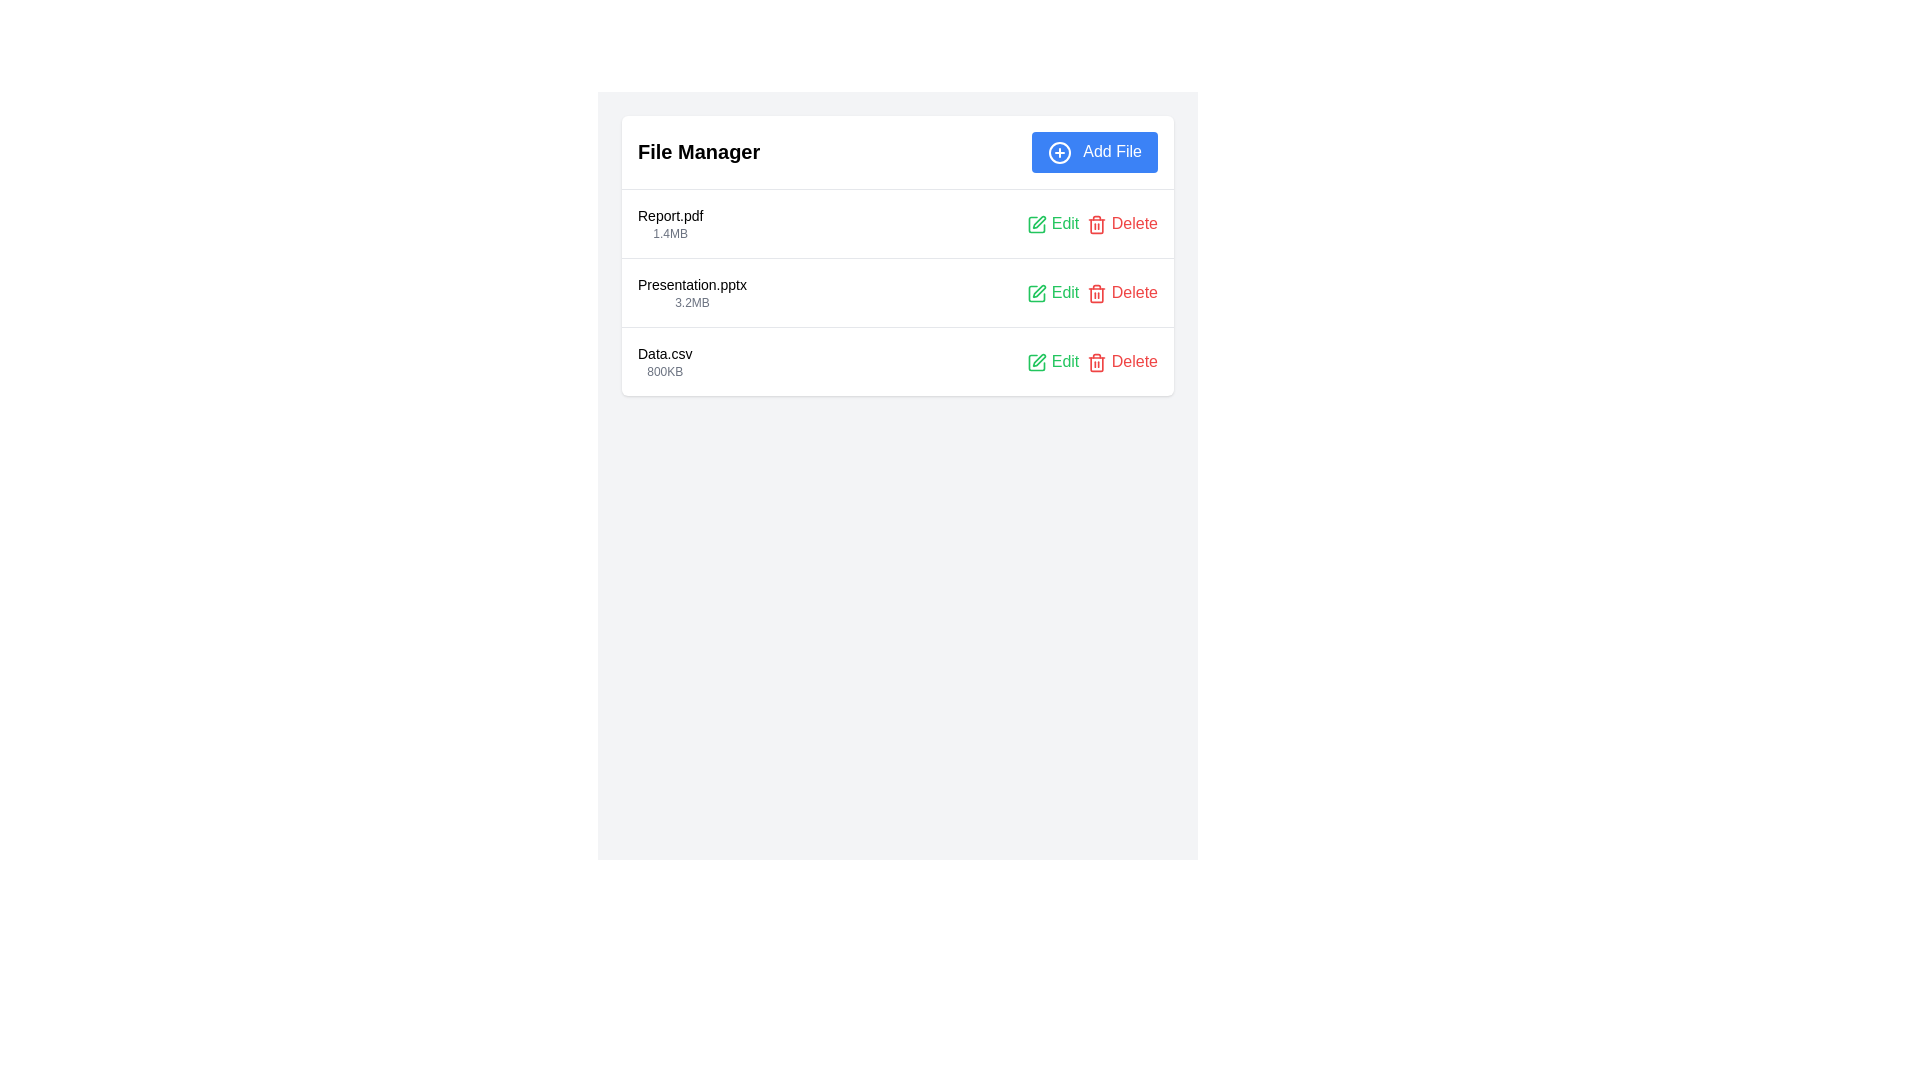 The width and height of the screenshot is (1920, 1080). Describe the element at coordinates (1122, 292) in the screenshot. I see `the 'Delete' link, which is styled in red font and accompanied by a trash can icon, located next to the 'Presentation.pptx' file entry in the File Manager interface` at that location.